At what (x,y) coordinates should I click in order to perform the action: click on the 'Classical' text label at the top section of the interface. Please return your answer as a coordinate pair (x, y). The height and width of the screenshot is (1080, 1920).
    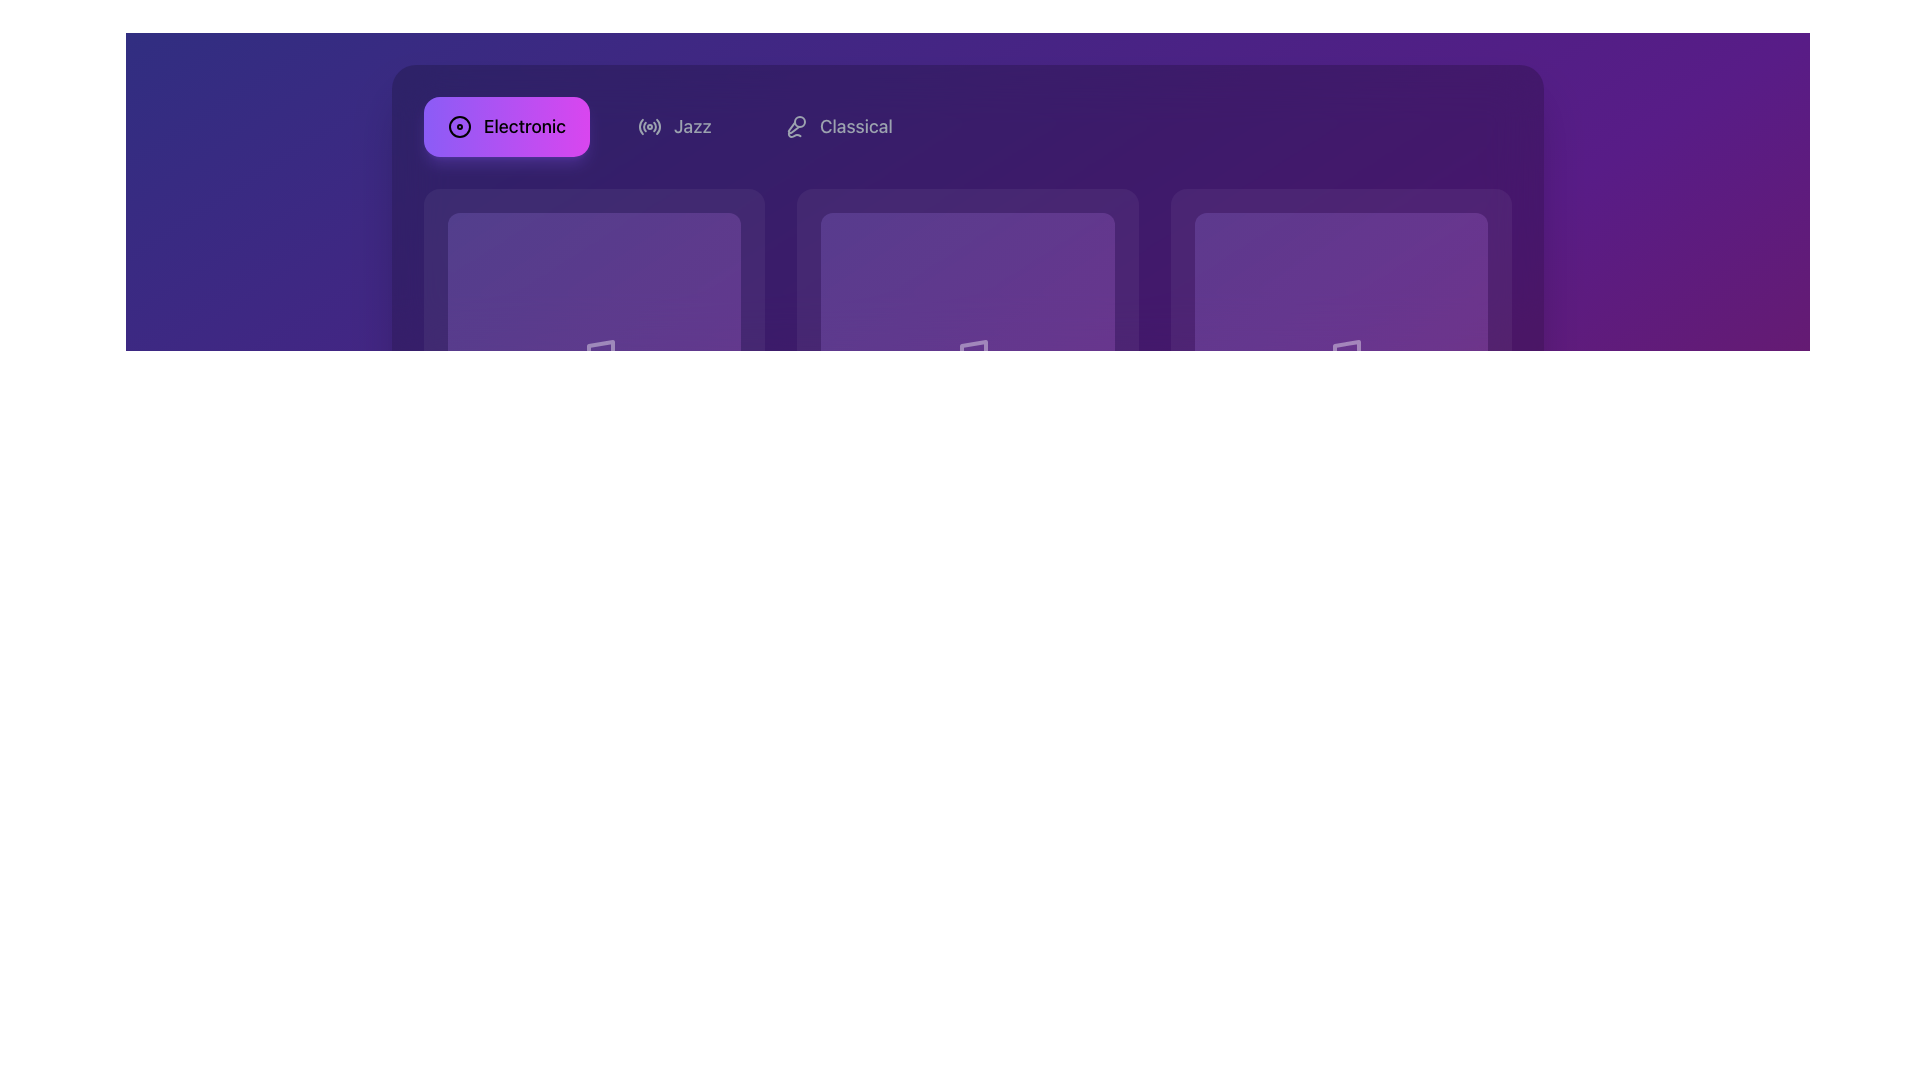
    Looking at the image, I should click on (856, 127).